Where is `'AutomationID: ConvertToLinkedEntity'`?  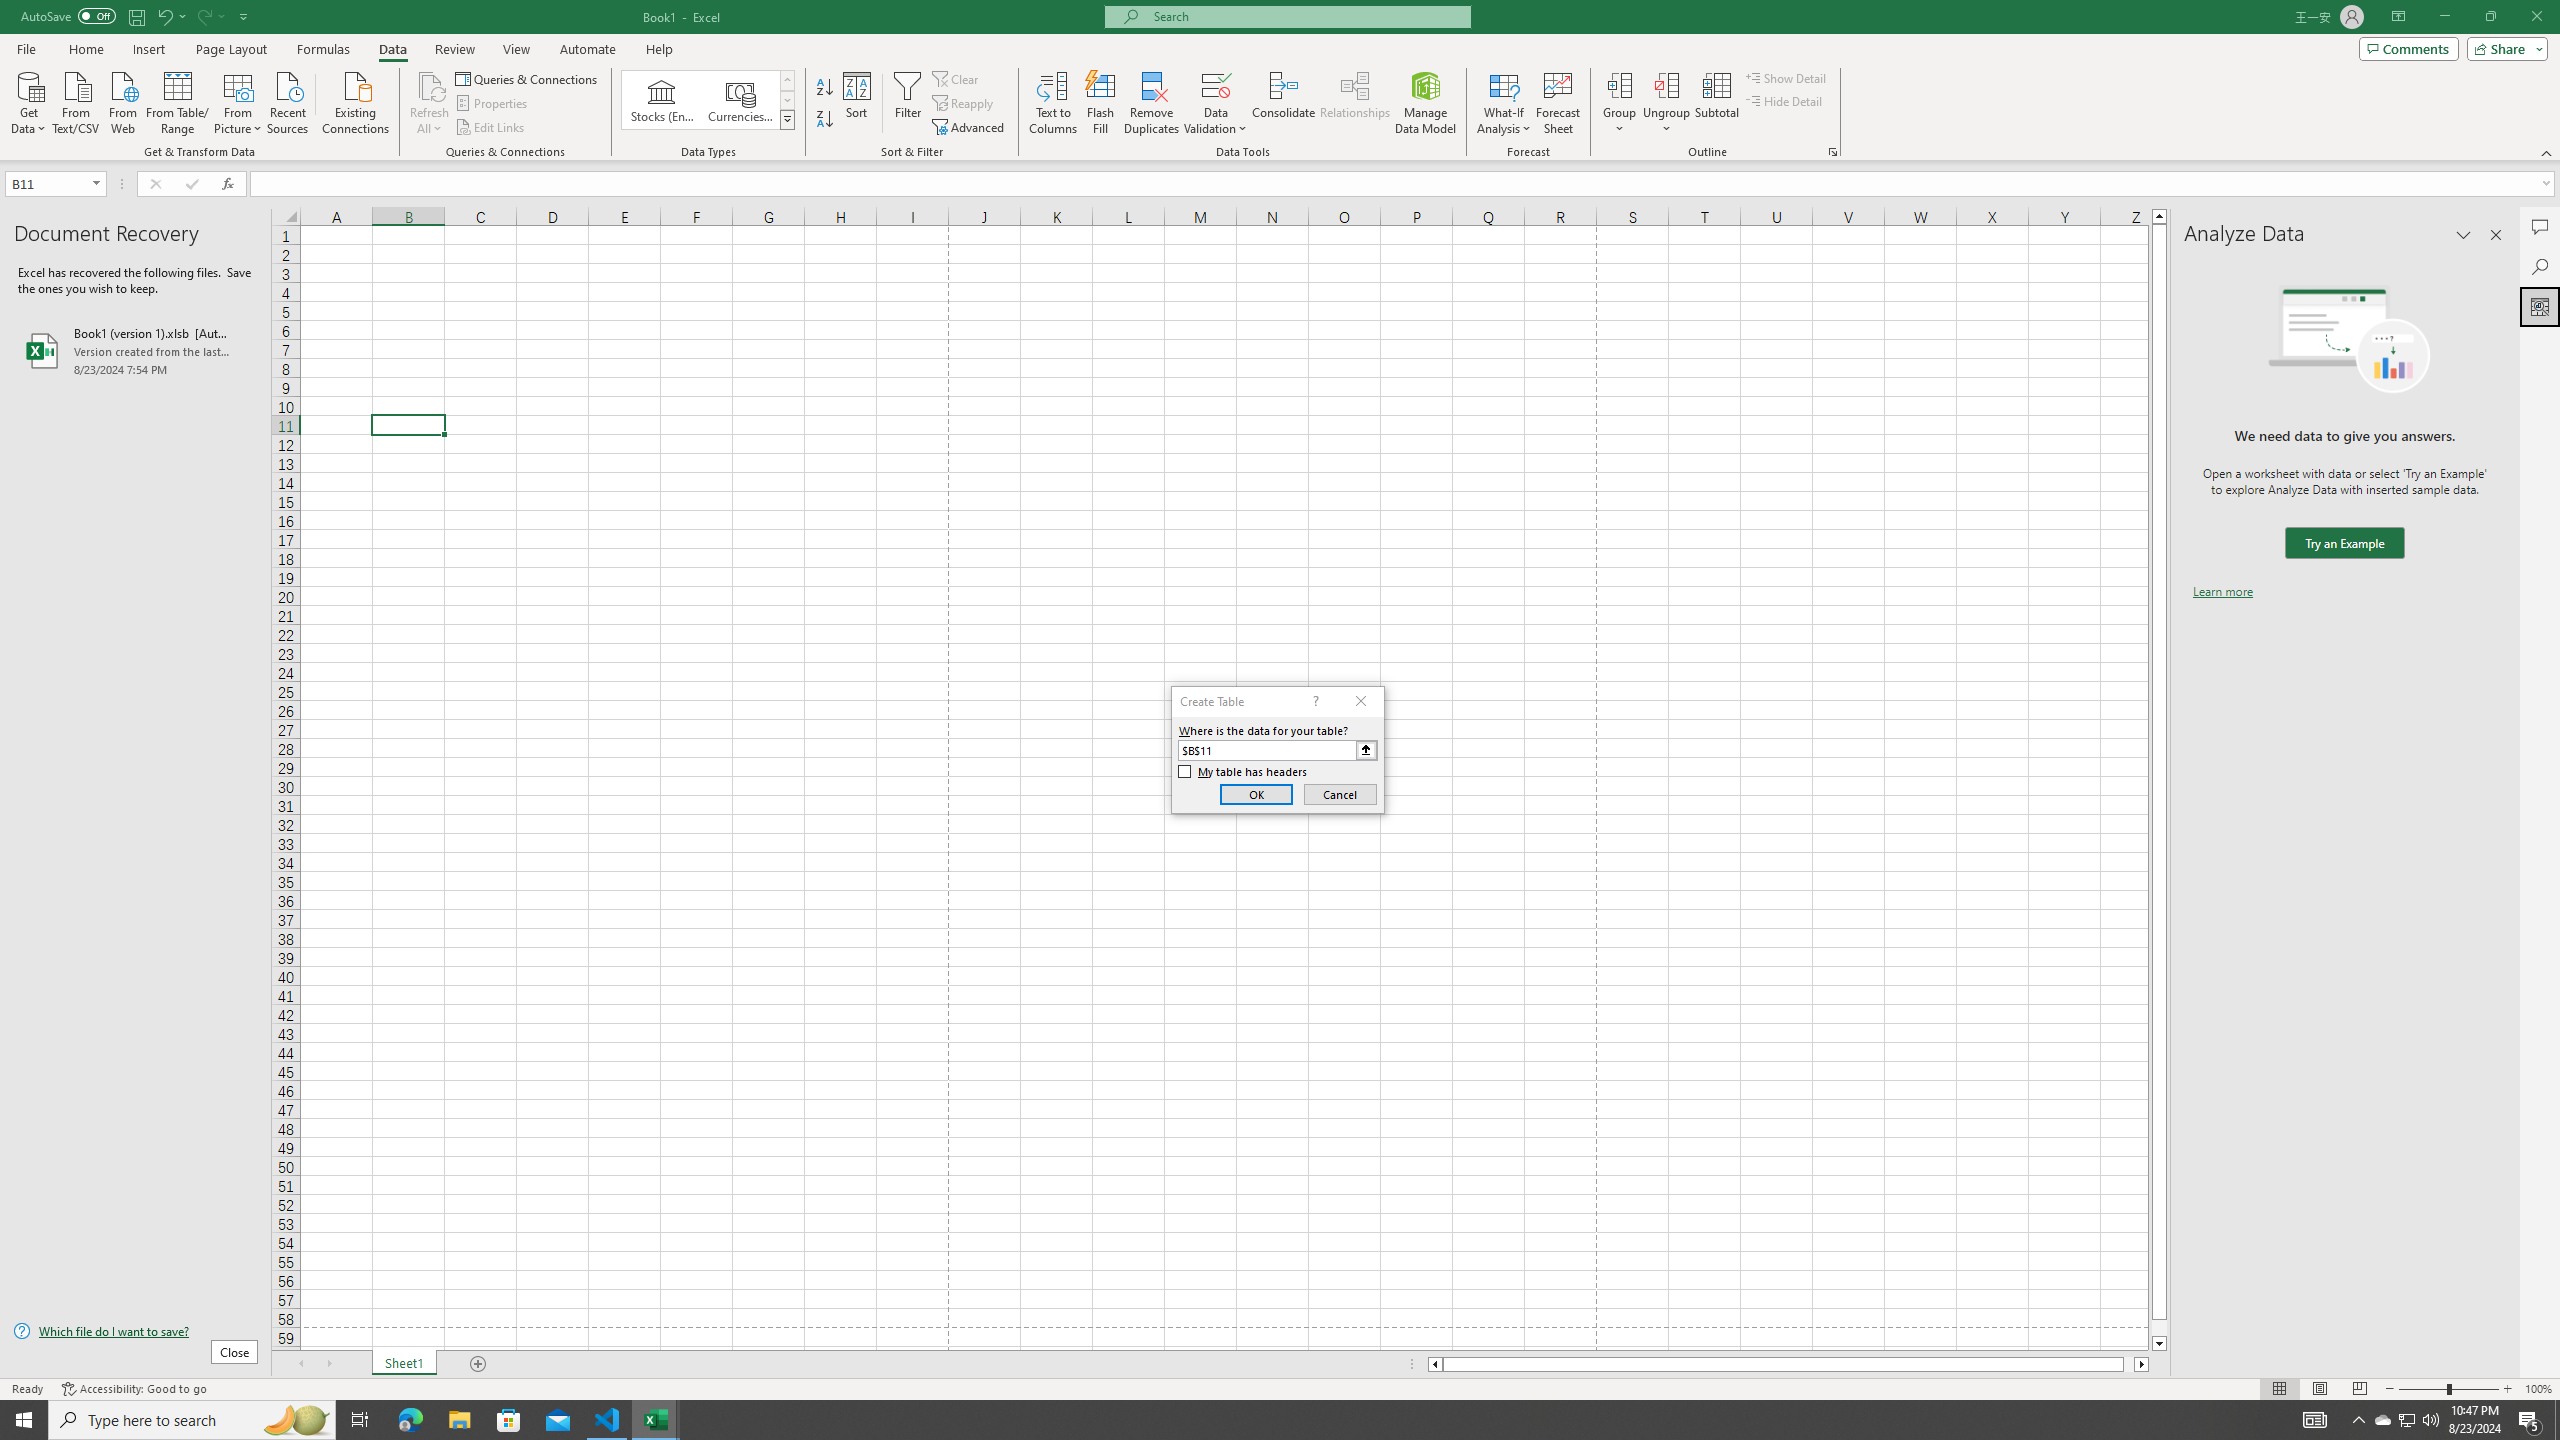
'AutomationID: ConvertToLinkedEntity' is located at coordinates (709, 99).